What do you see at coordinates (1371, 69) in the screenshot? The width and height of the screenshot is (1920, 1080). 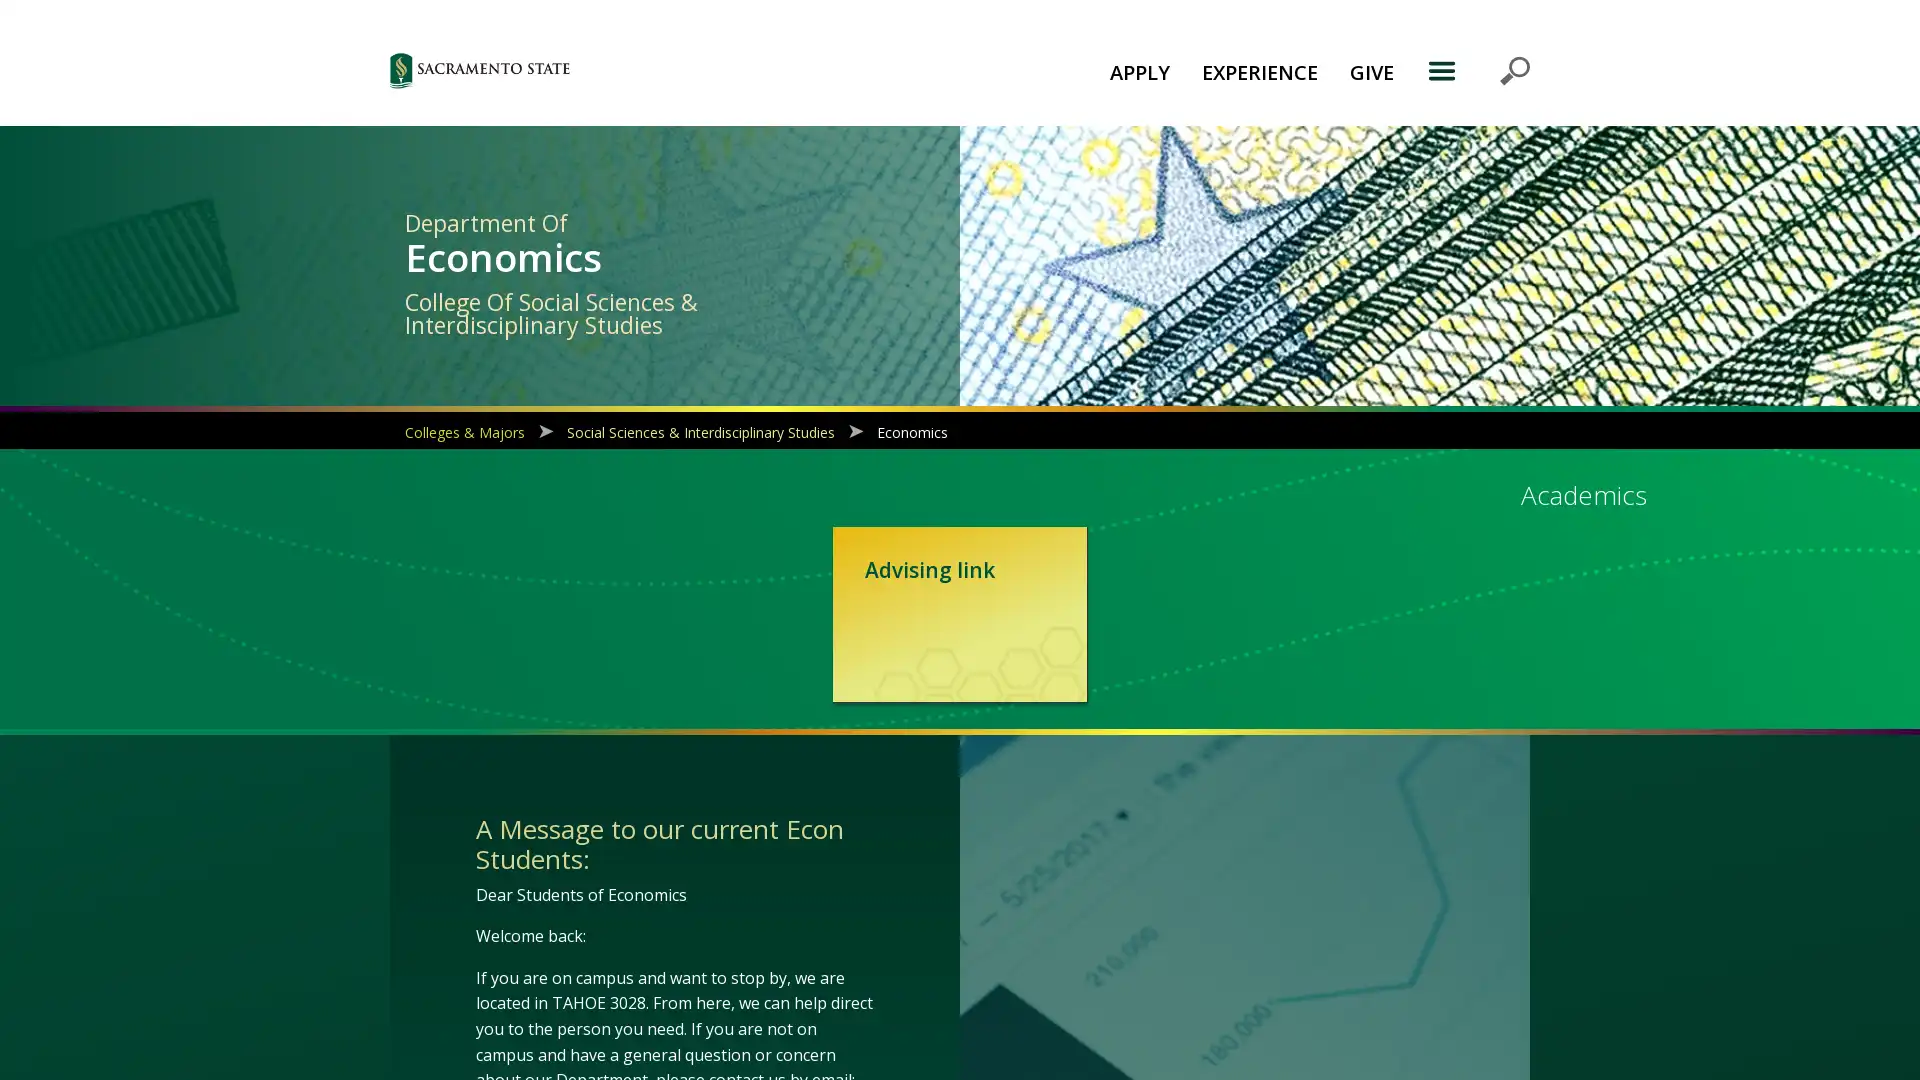 I see `GIVE` at bounding box center [1371, 69].